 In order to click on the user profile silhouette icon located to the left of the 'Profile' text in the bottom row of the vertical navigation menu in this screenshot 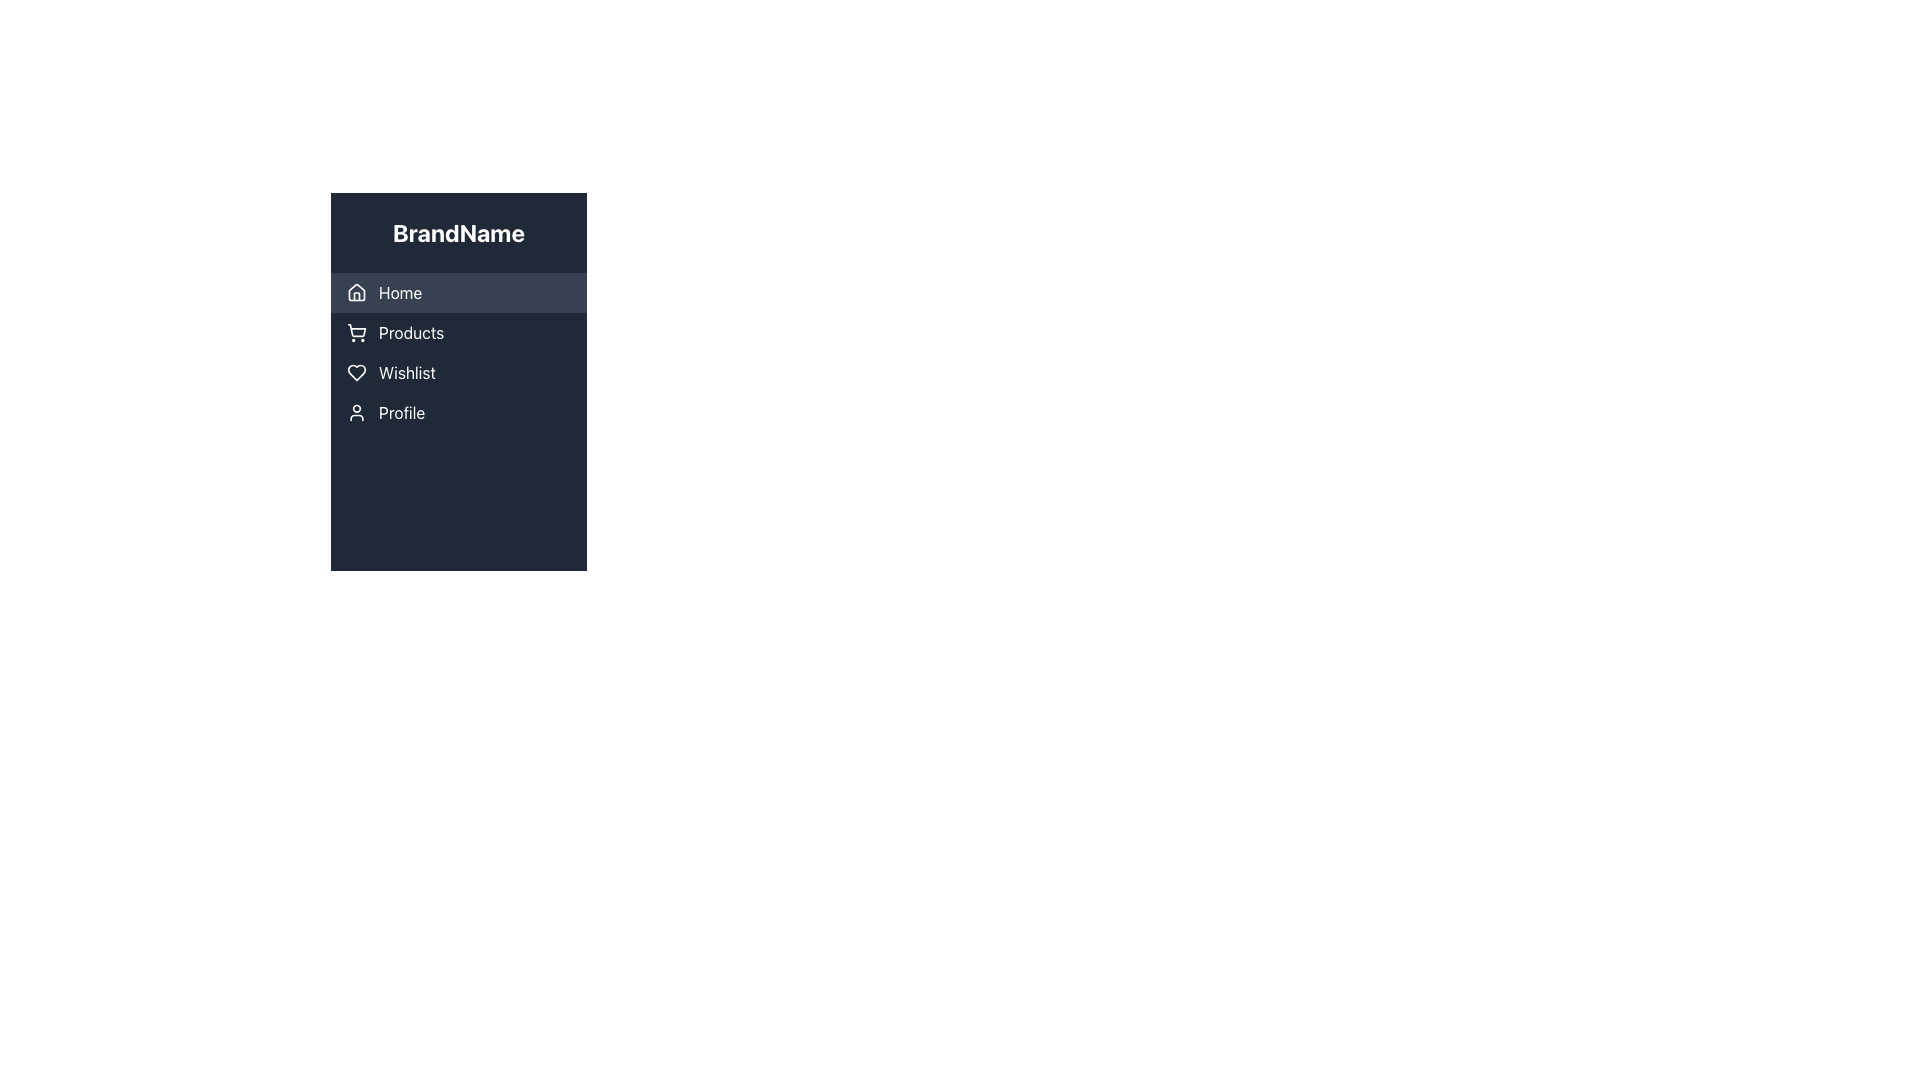, I will do `click(356, 411)`.